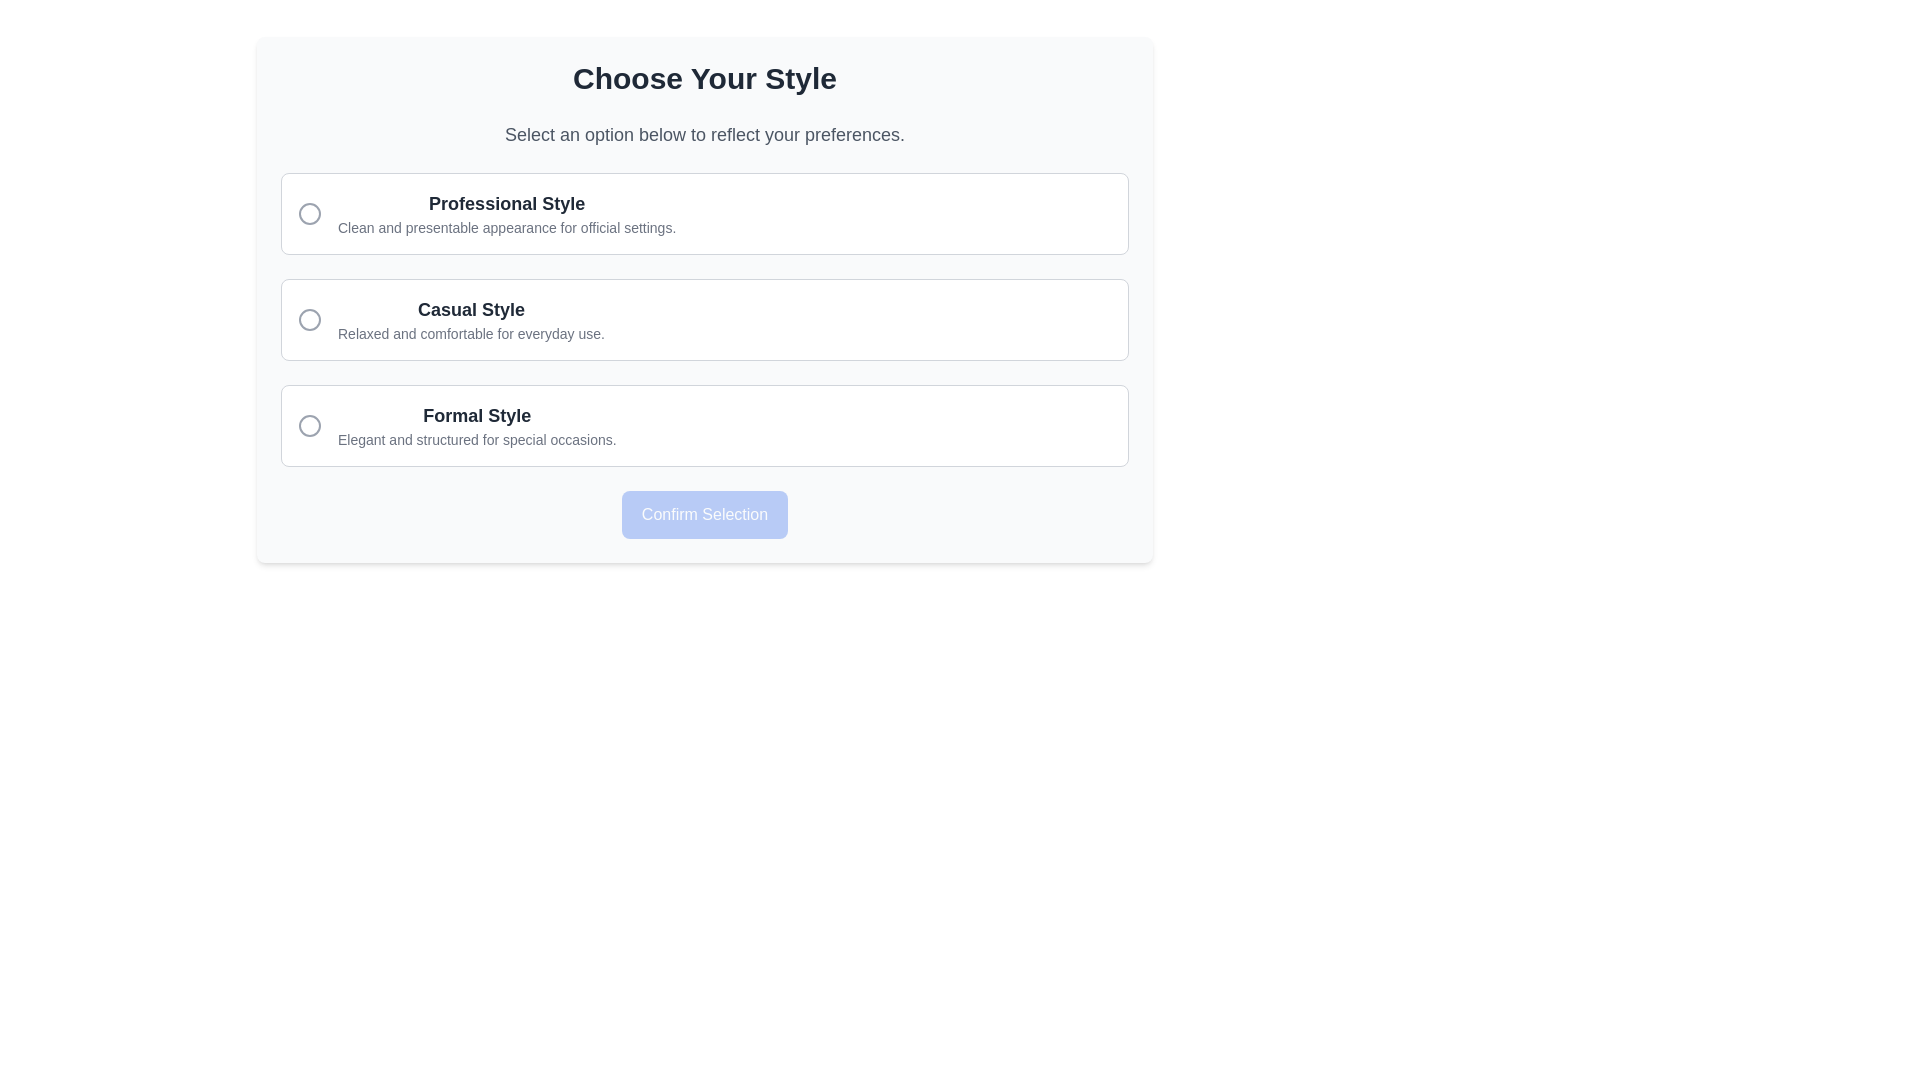  I want to click on the confirmation button located at the center-bottom of the content section to confirm the selection, so click(705, 514).